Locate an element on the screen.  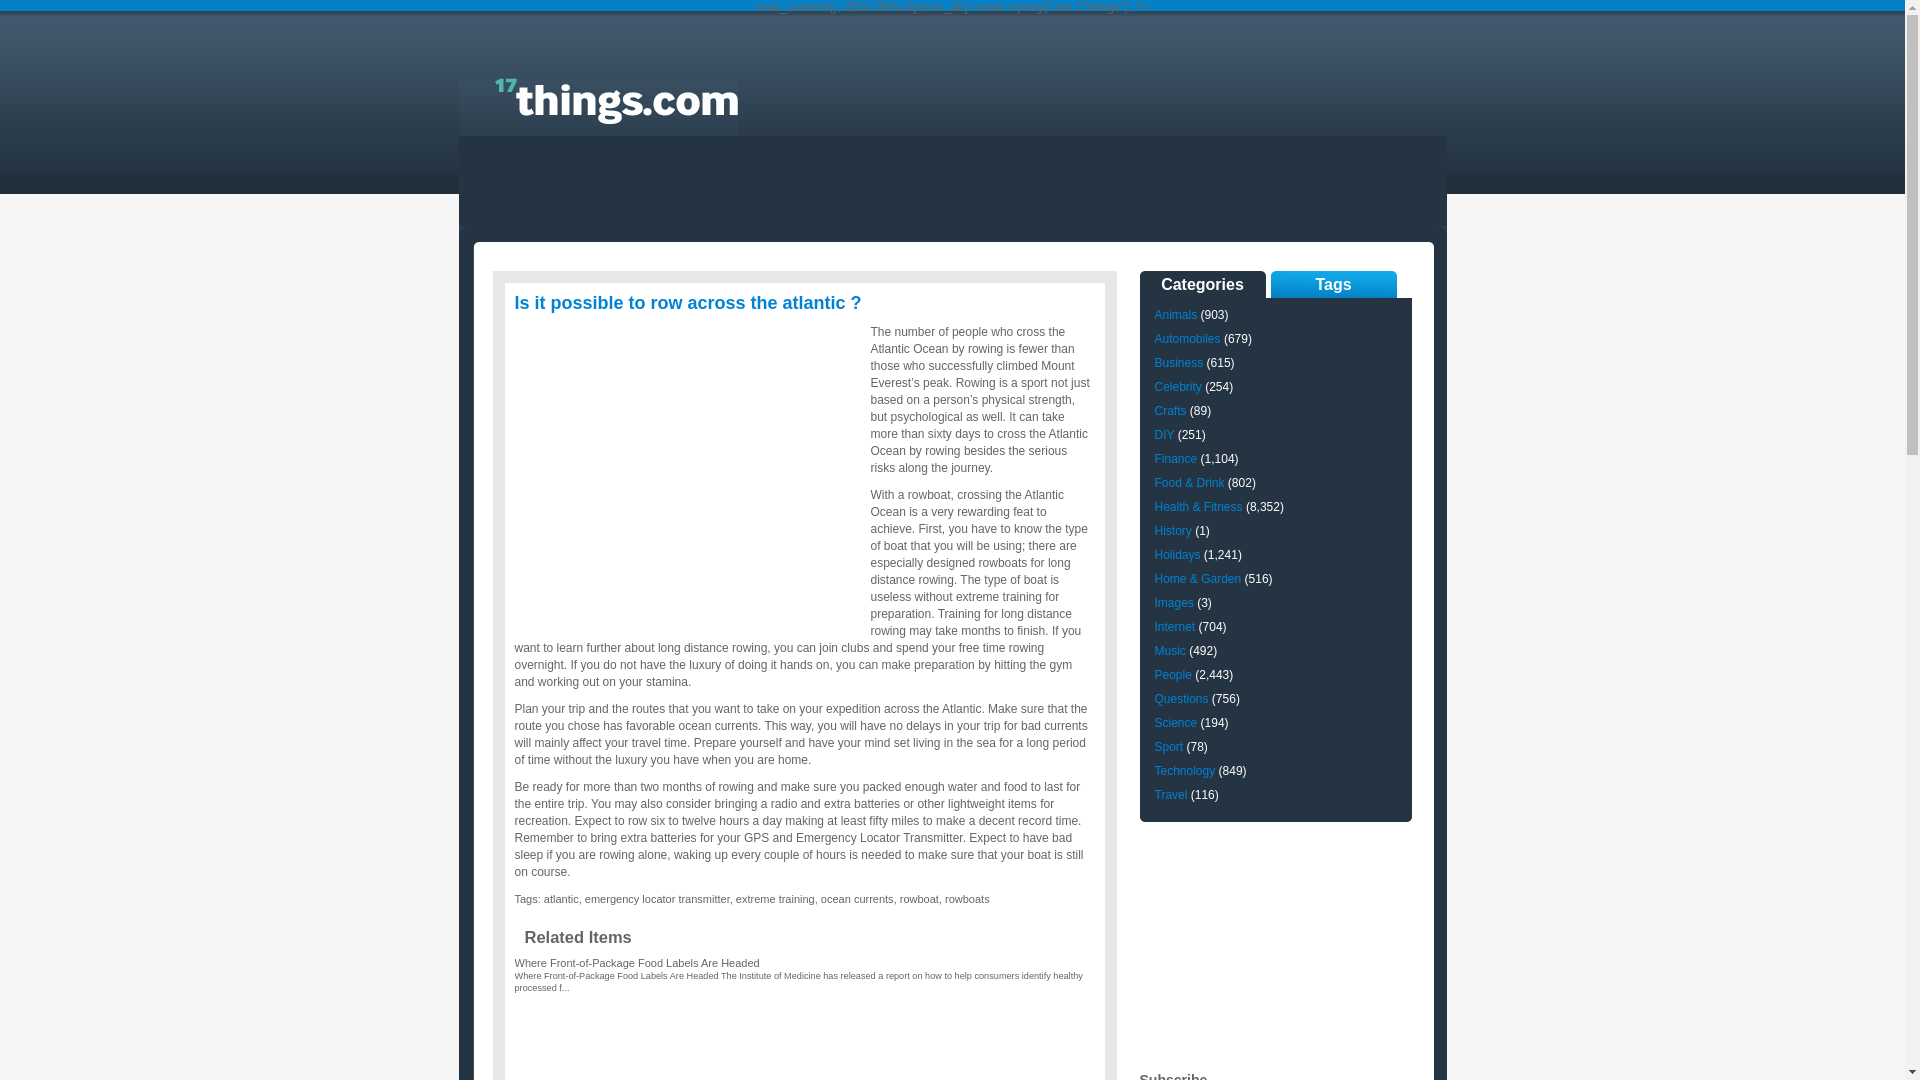
'Science' is located at coordinates (1175, 722).